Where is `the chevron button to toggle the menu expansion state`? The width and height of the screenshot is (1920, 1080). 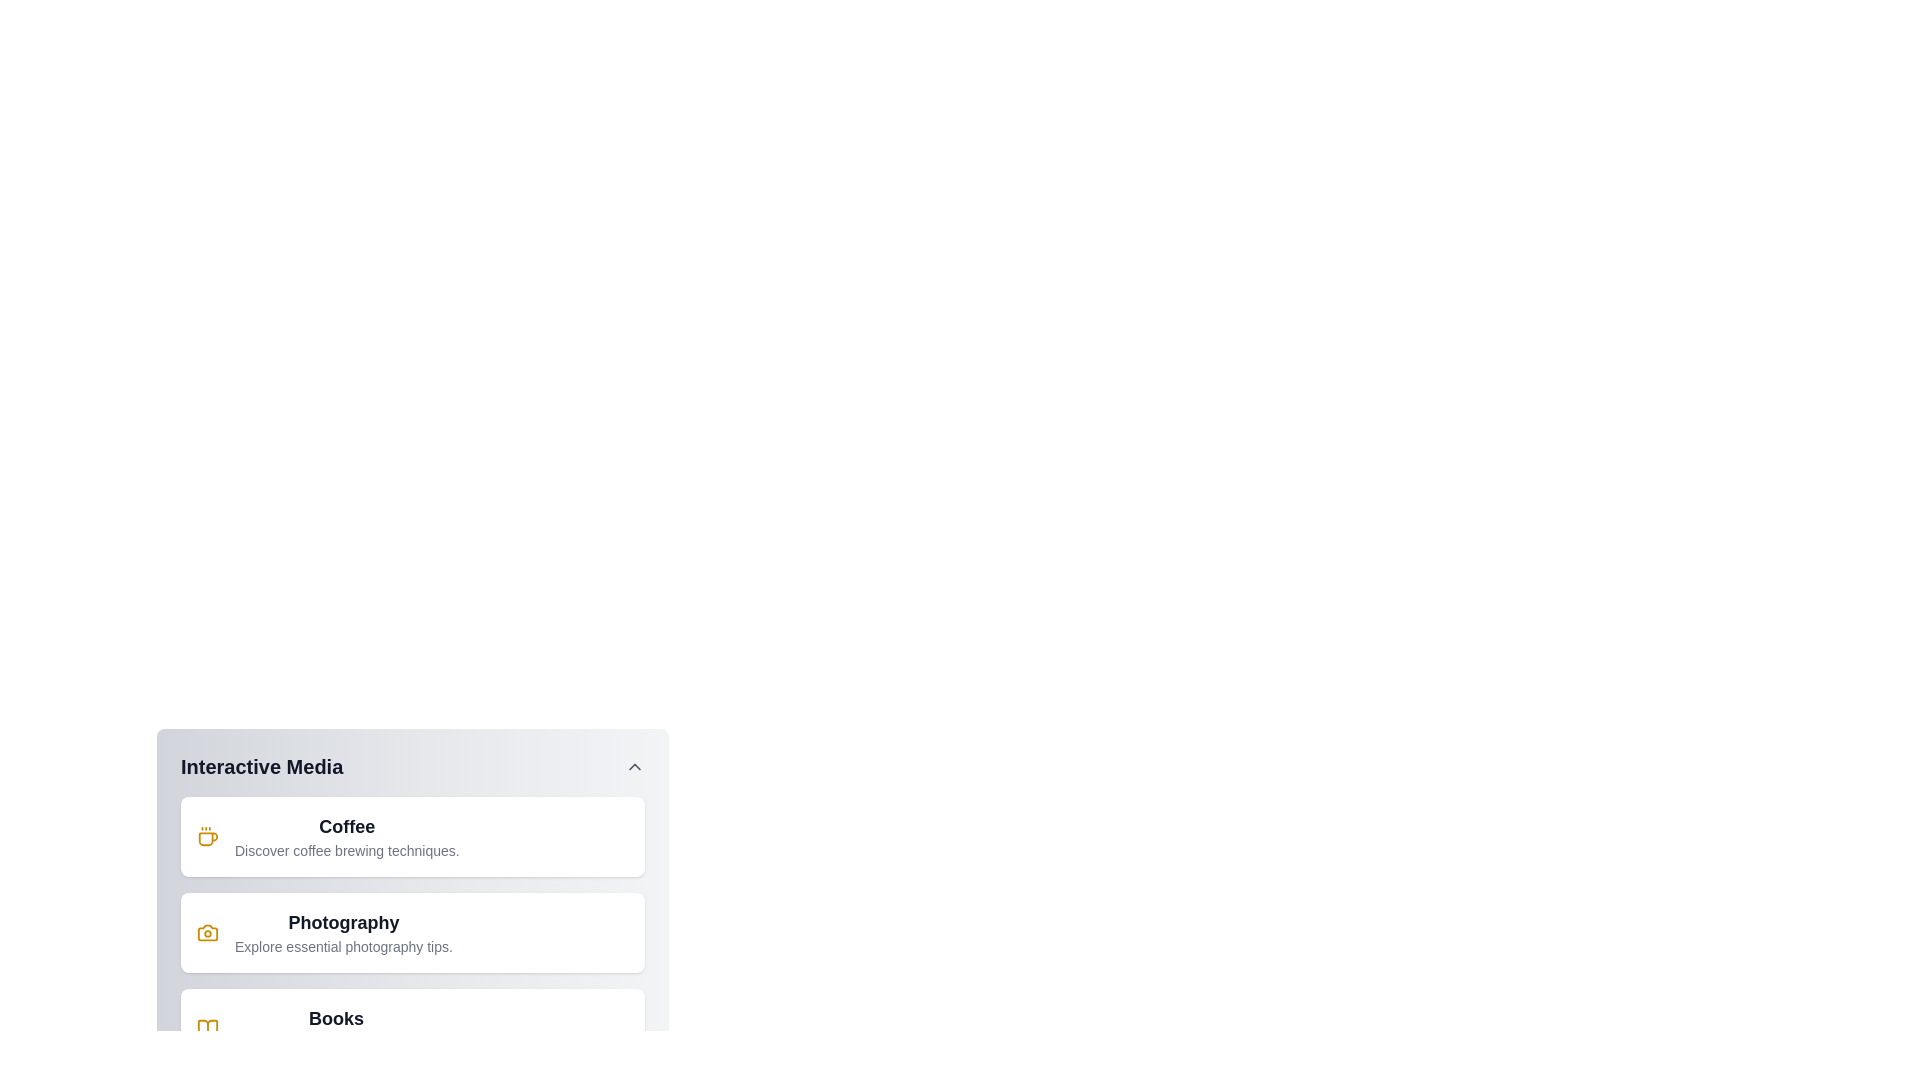
the chevron button to toggle the menu expansion state is located at coordinates (633, 766).